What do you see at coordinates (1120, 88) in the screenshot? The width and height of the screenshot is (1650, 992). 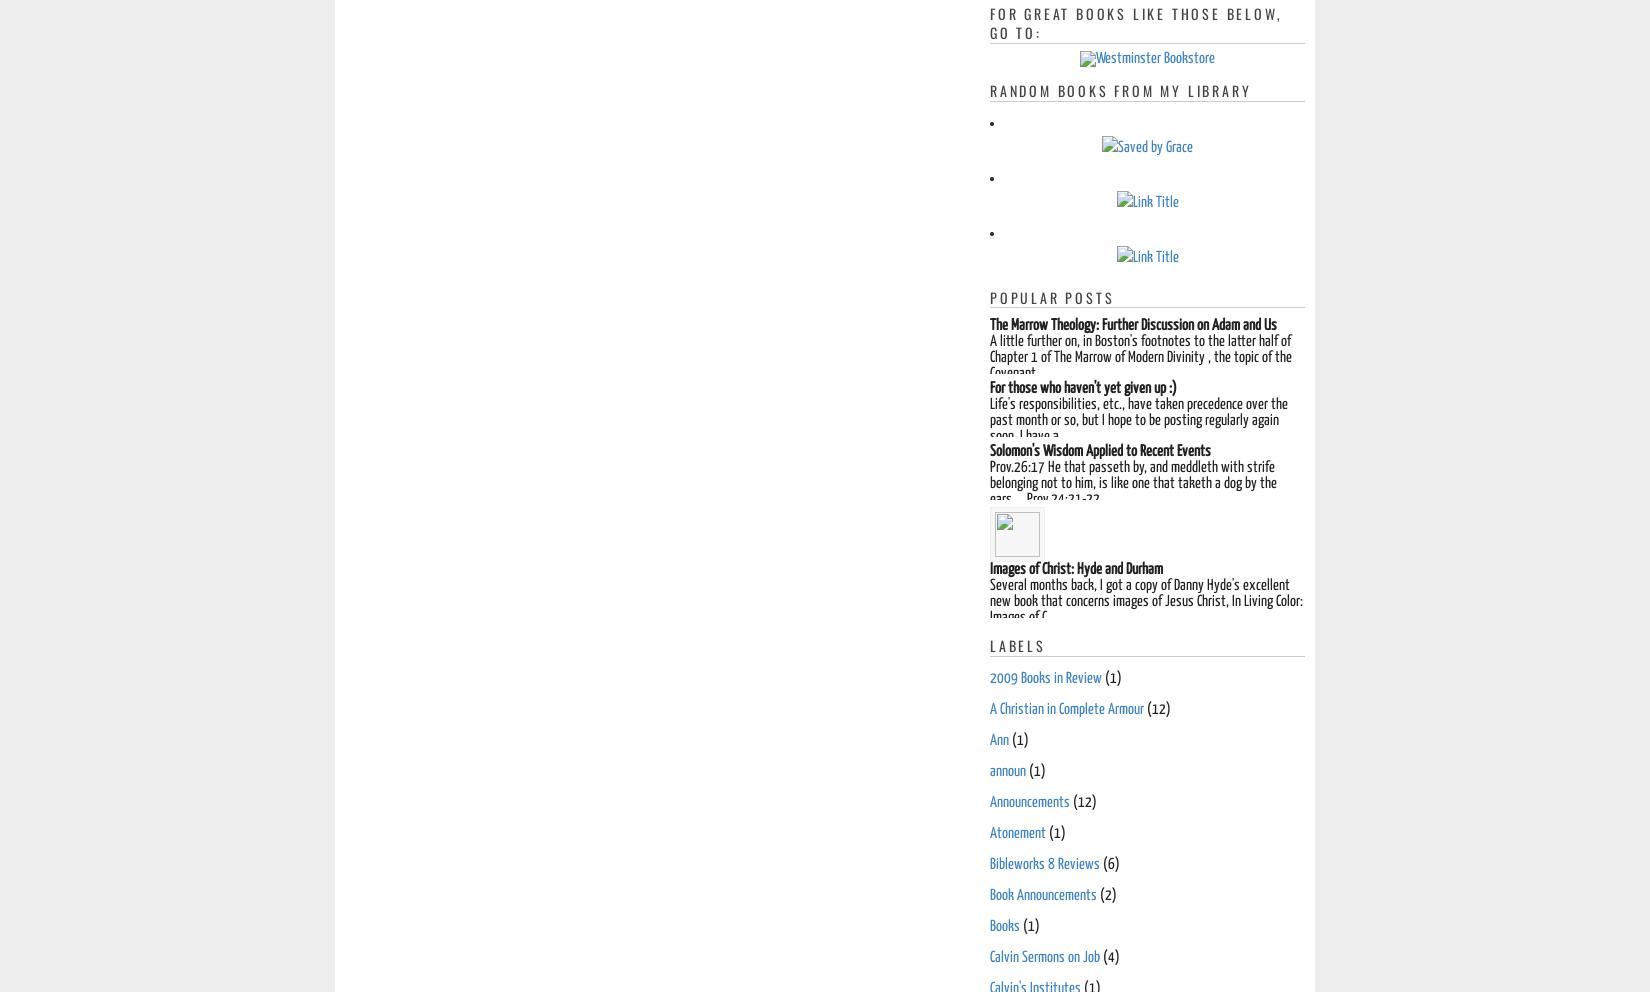 I see `'Random Books from My Library'` at bounding box center [1120, 88].